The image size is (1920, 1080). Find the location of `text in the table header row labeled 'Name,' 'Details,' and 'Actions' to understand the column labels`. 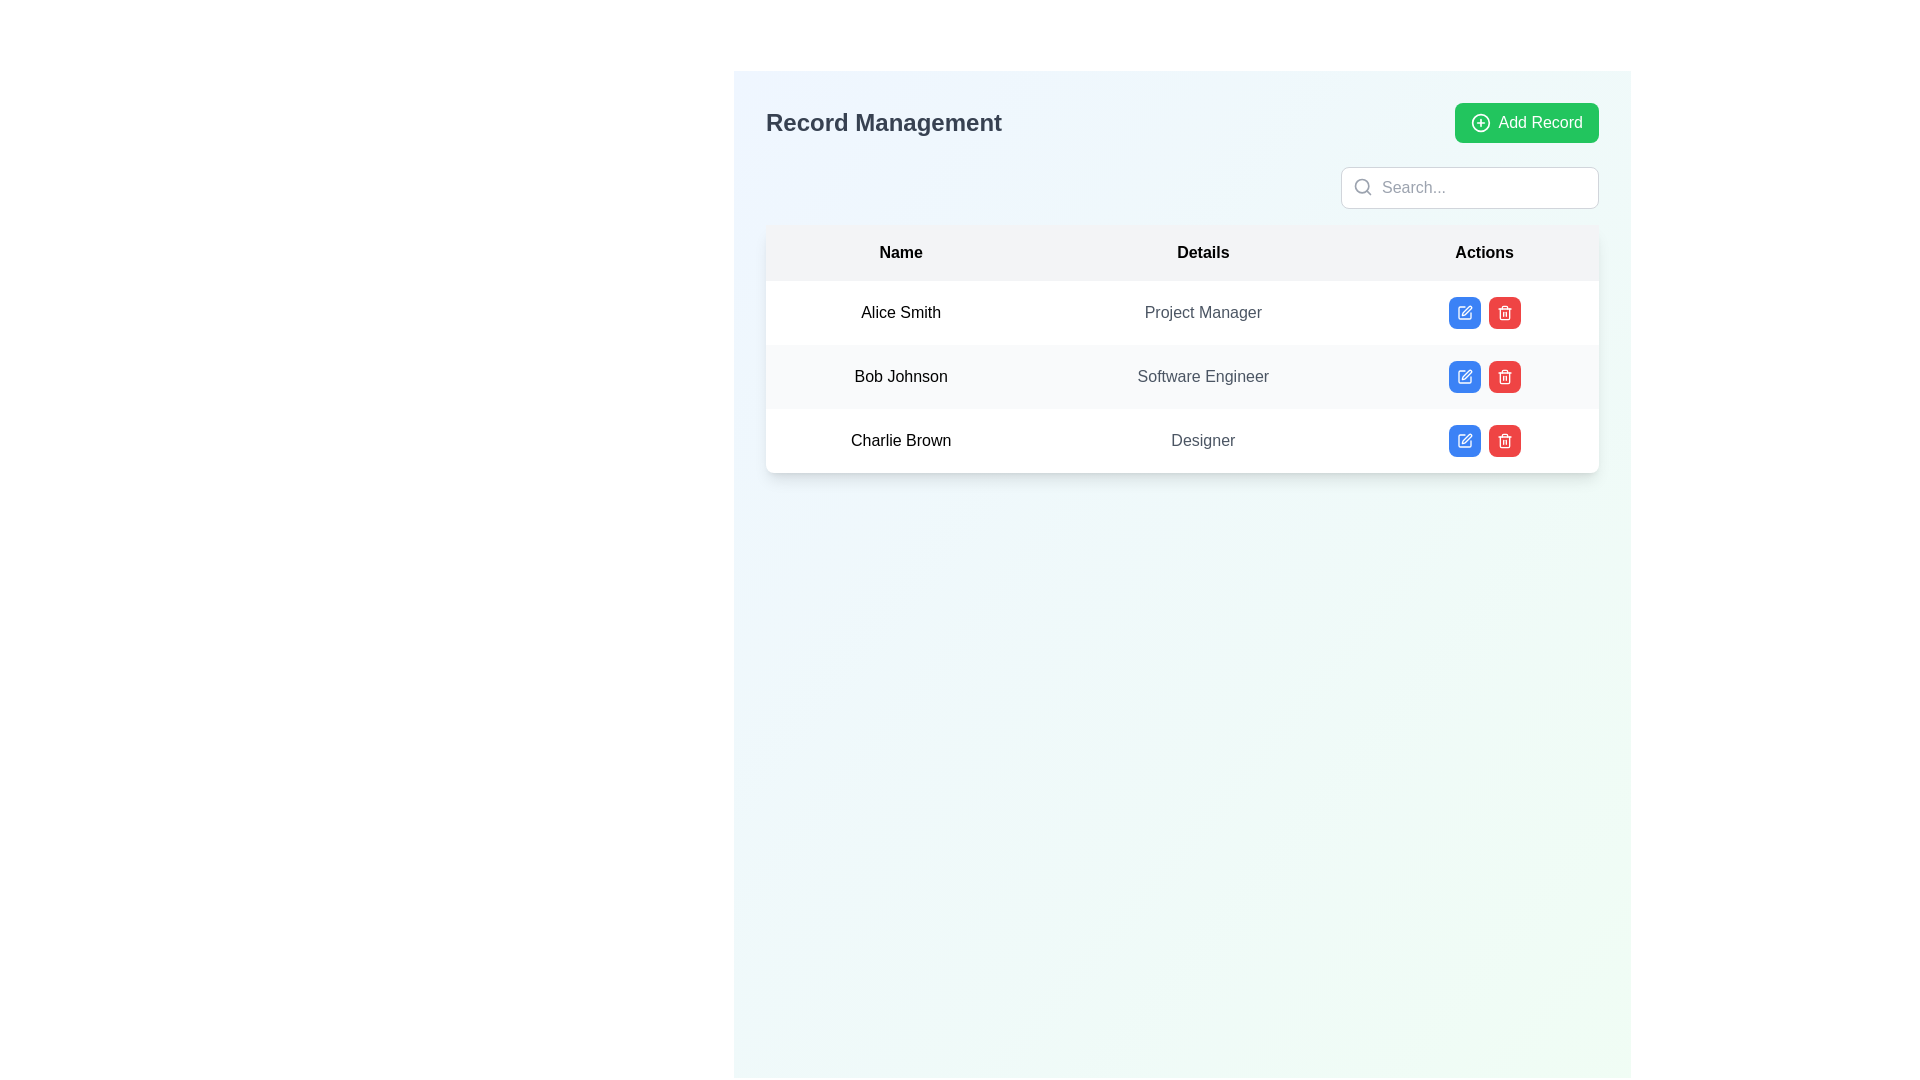

text in the table header row labeled 'Name,' 'Details,' and 'Actions' to understand the column labels is located at coordinates (1182, 252).